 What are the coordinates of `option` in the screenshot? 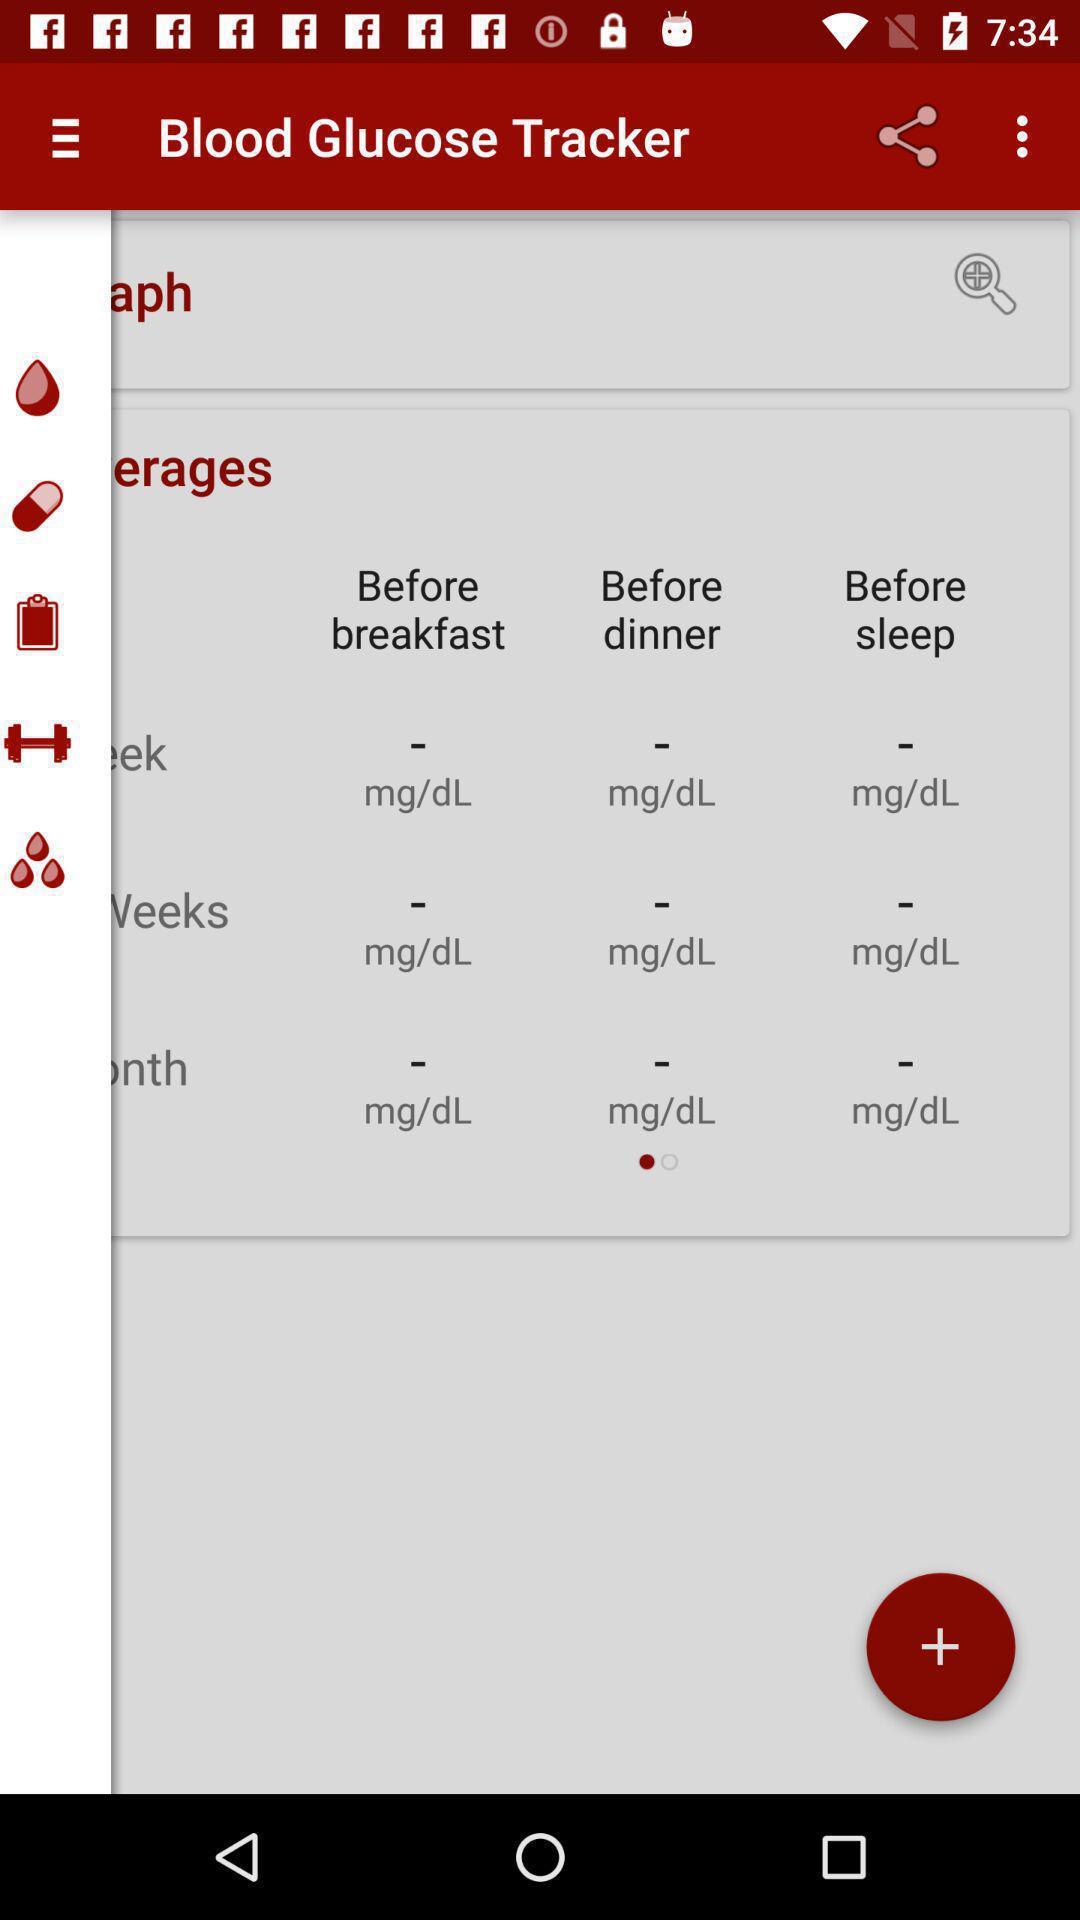 It's located at (940, 1654).